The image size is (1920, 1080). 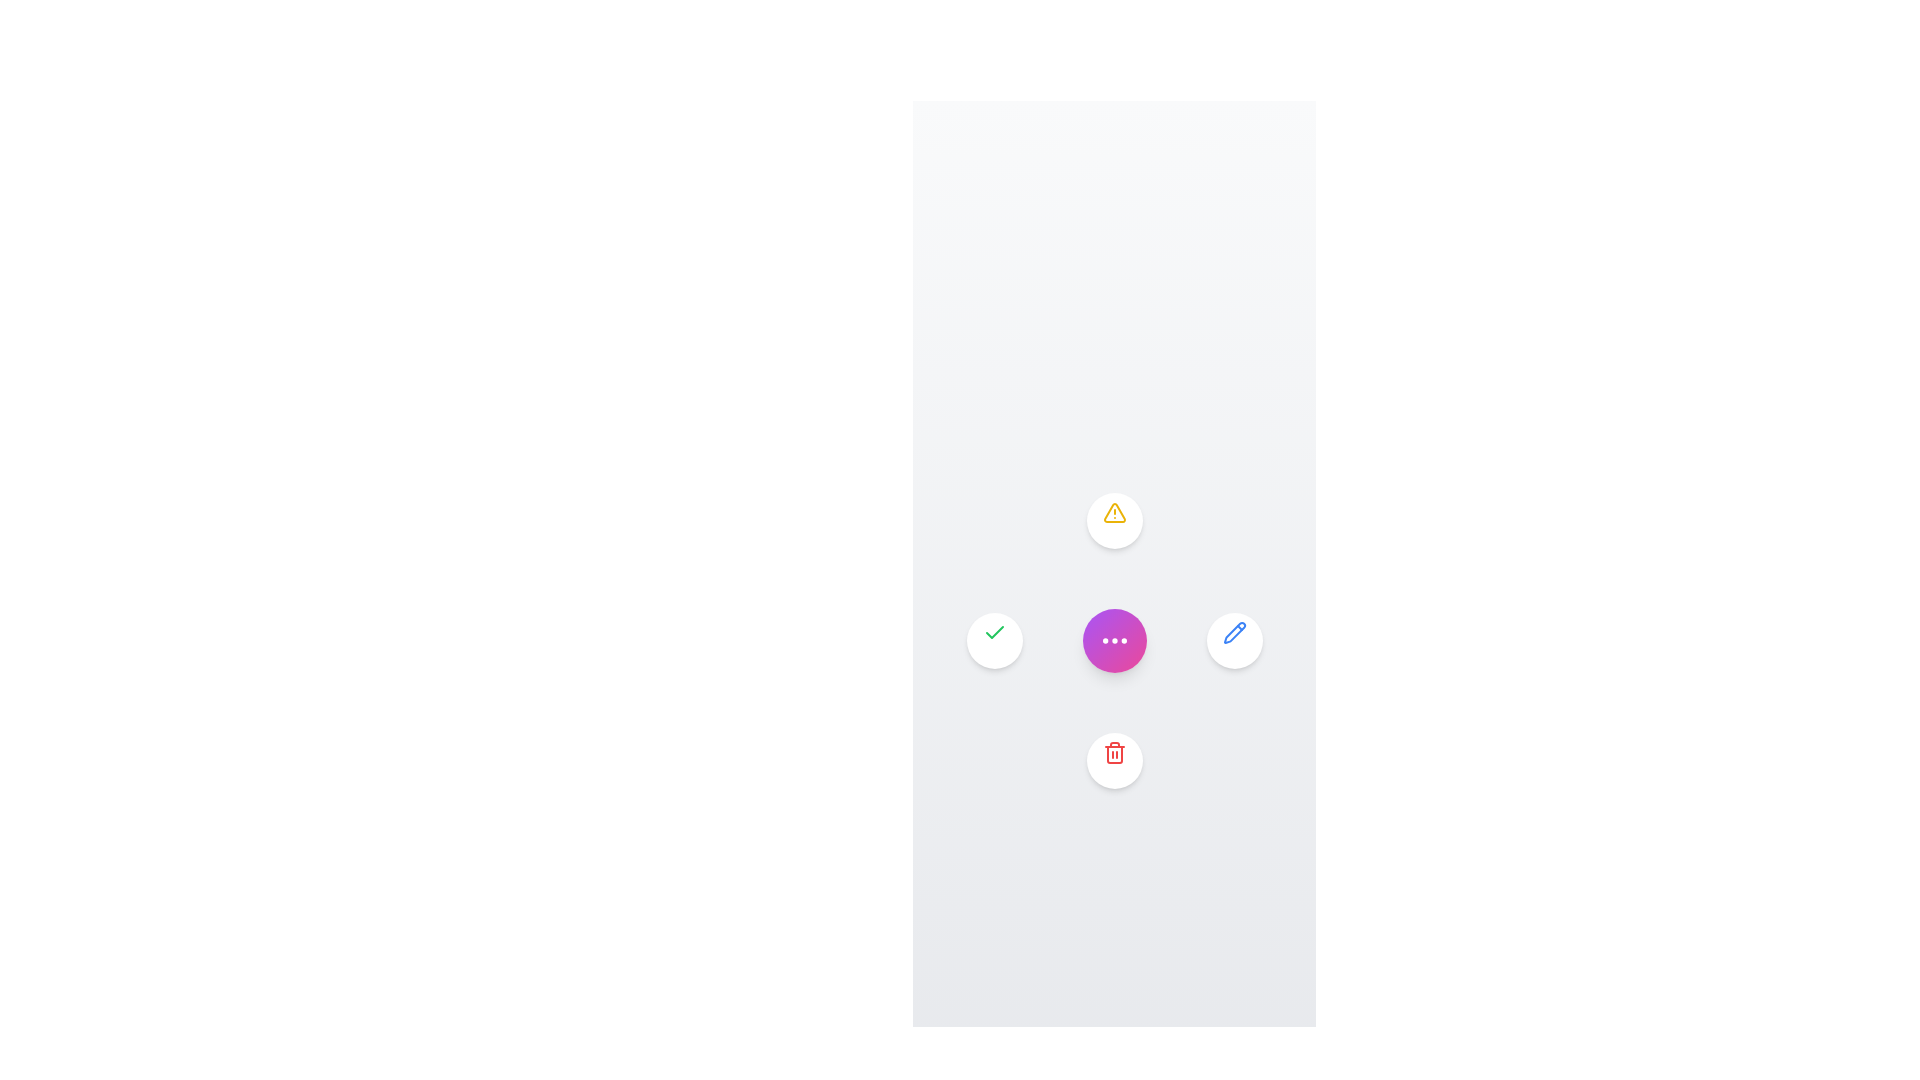 I want to click on the 'Complete' button in the radial menu, so click(x=994, y=640).